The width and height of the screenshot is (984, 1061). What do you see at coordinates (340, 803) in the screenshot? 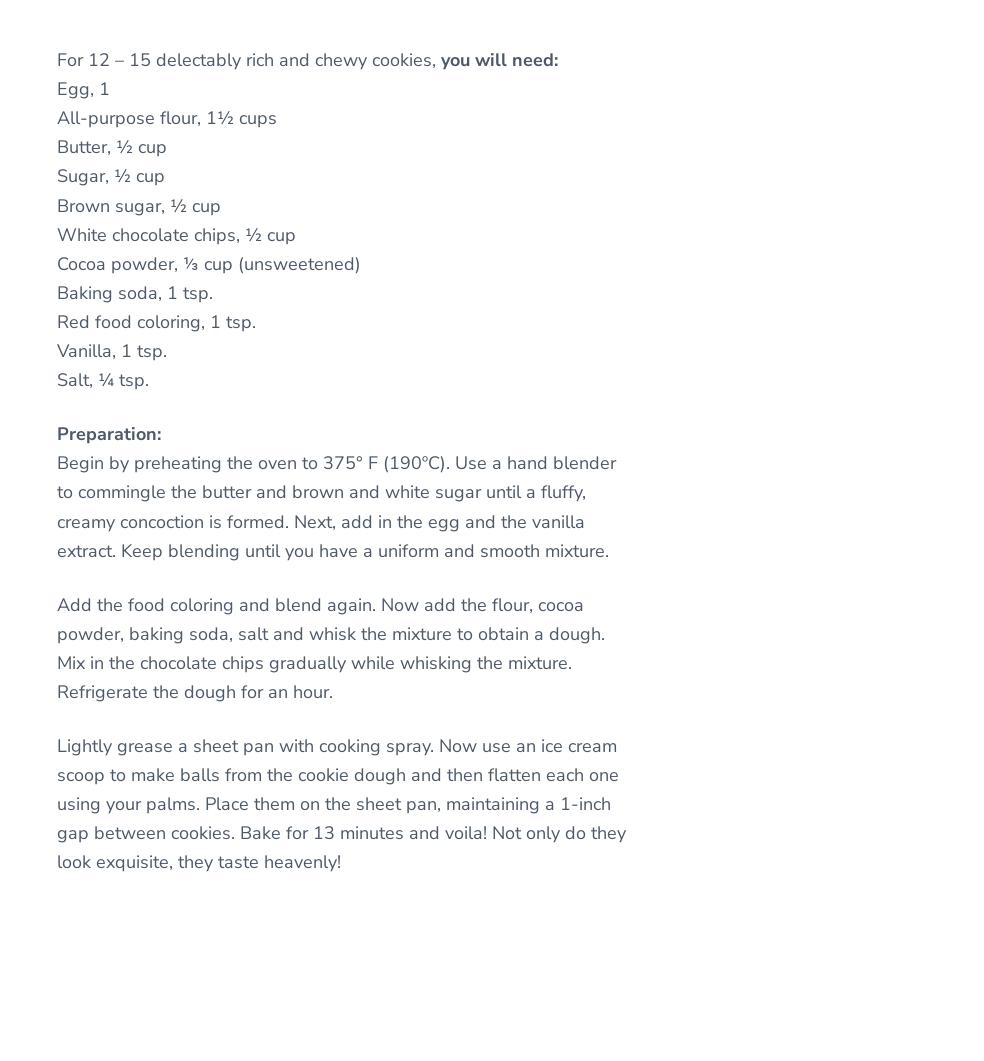
I see `'Lightly grease a sheet pan with cooking spray. Now use an ice cream scoop to make balls from the cookie dough and then flatten each one using your palms. Place them on the sheet pan, maintaining a 1-inch gap between cookies. Bake for 13 minutes and voila! Not only do they look exquisite, they taste heavenly!'` at bounding box center [340, 803].